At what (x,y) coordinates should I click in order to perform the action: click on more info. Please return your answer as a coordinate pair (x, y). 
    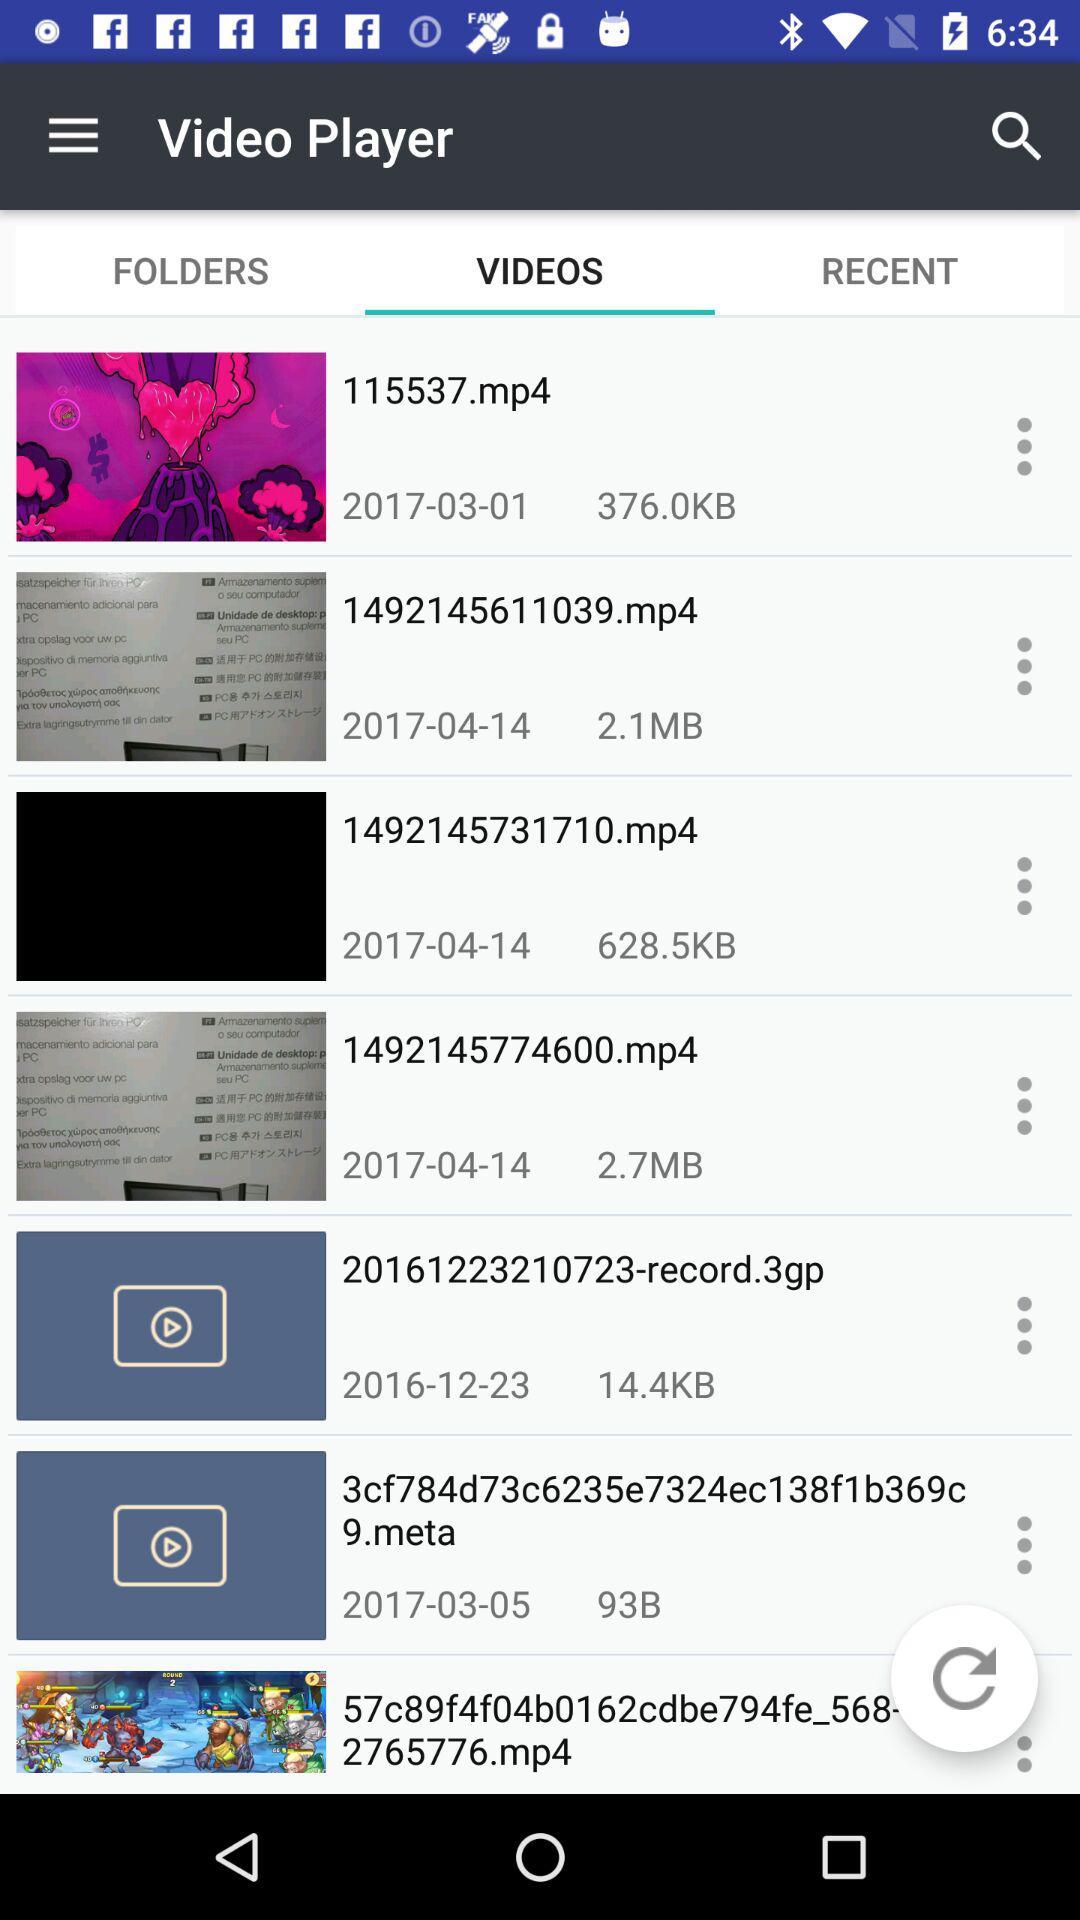
    Looking at the image, I should click on (1024, 666).